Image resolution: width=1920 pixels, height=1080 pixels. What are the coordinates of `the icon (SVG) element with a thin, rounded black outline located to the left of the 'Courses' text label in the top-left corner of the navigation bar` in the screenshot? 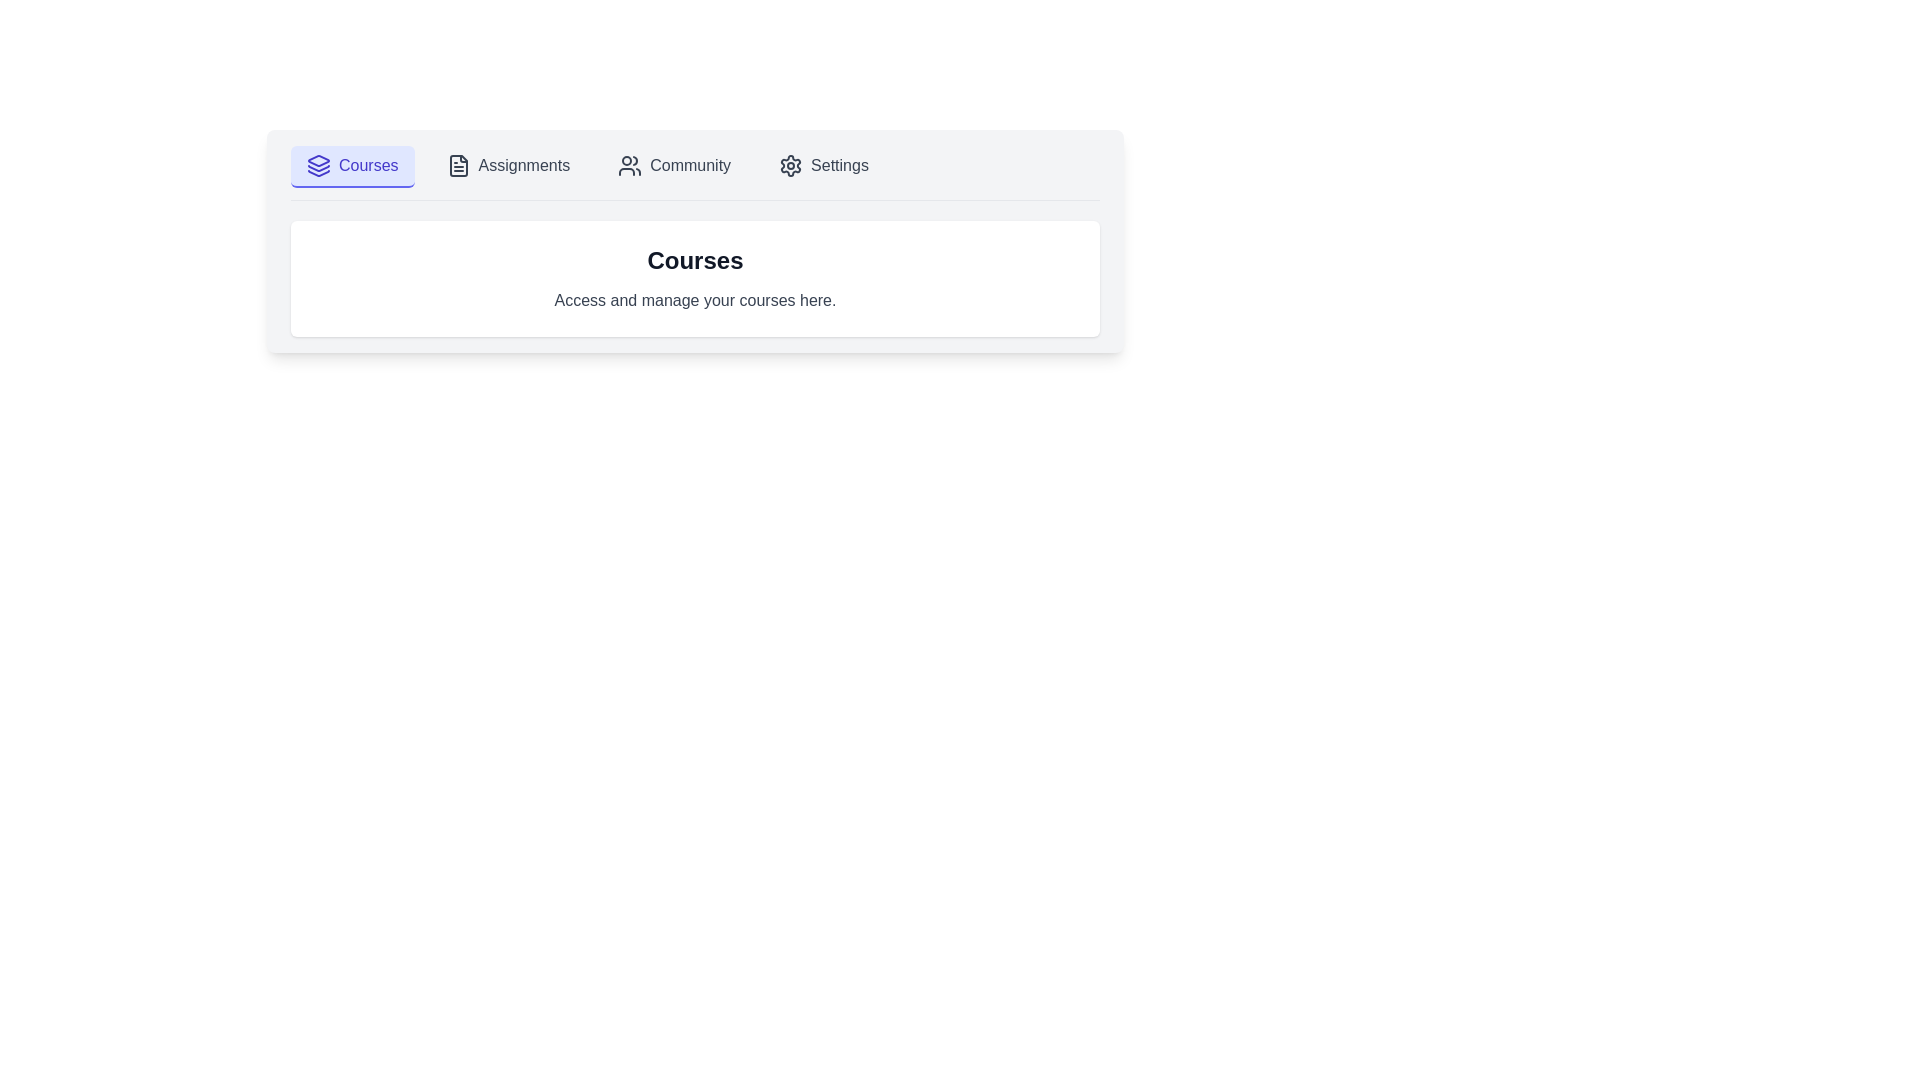 It's located at (317, 164).